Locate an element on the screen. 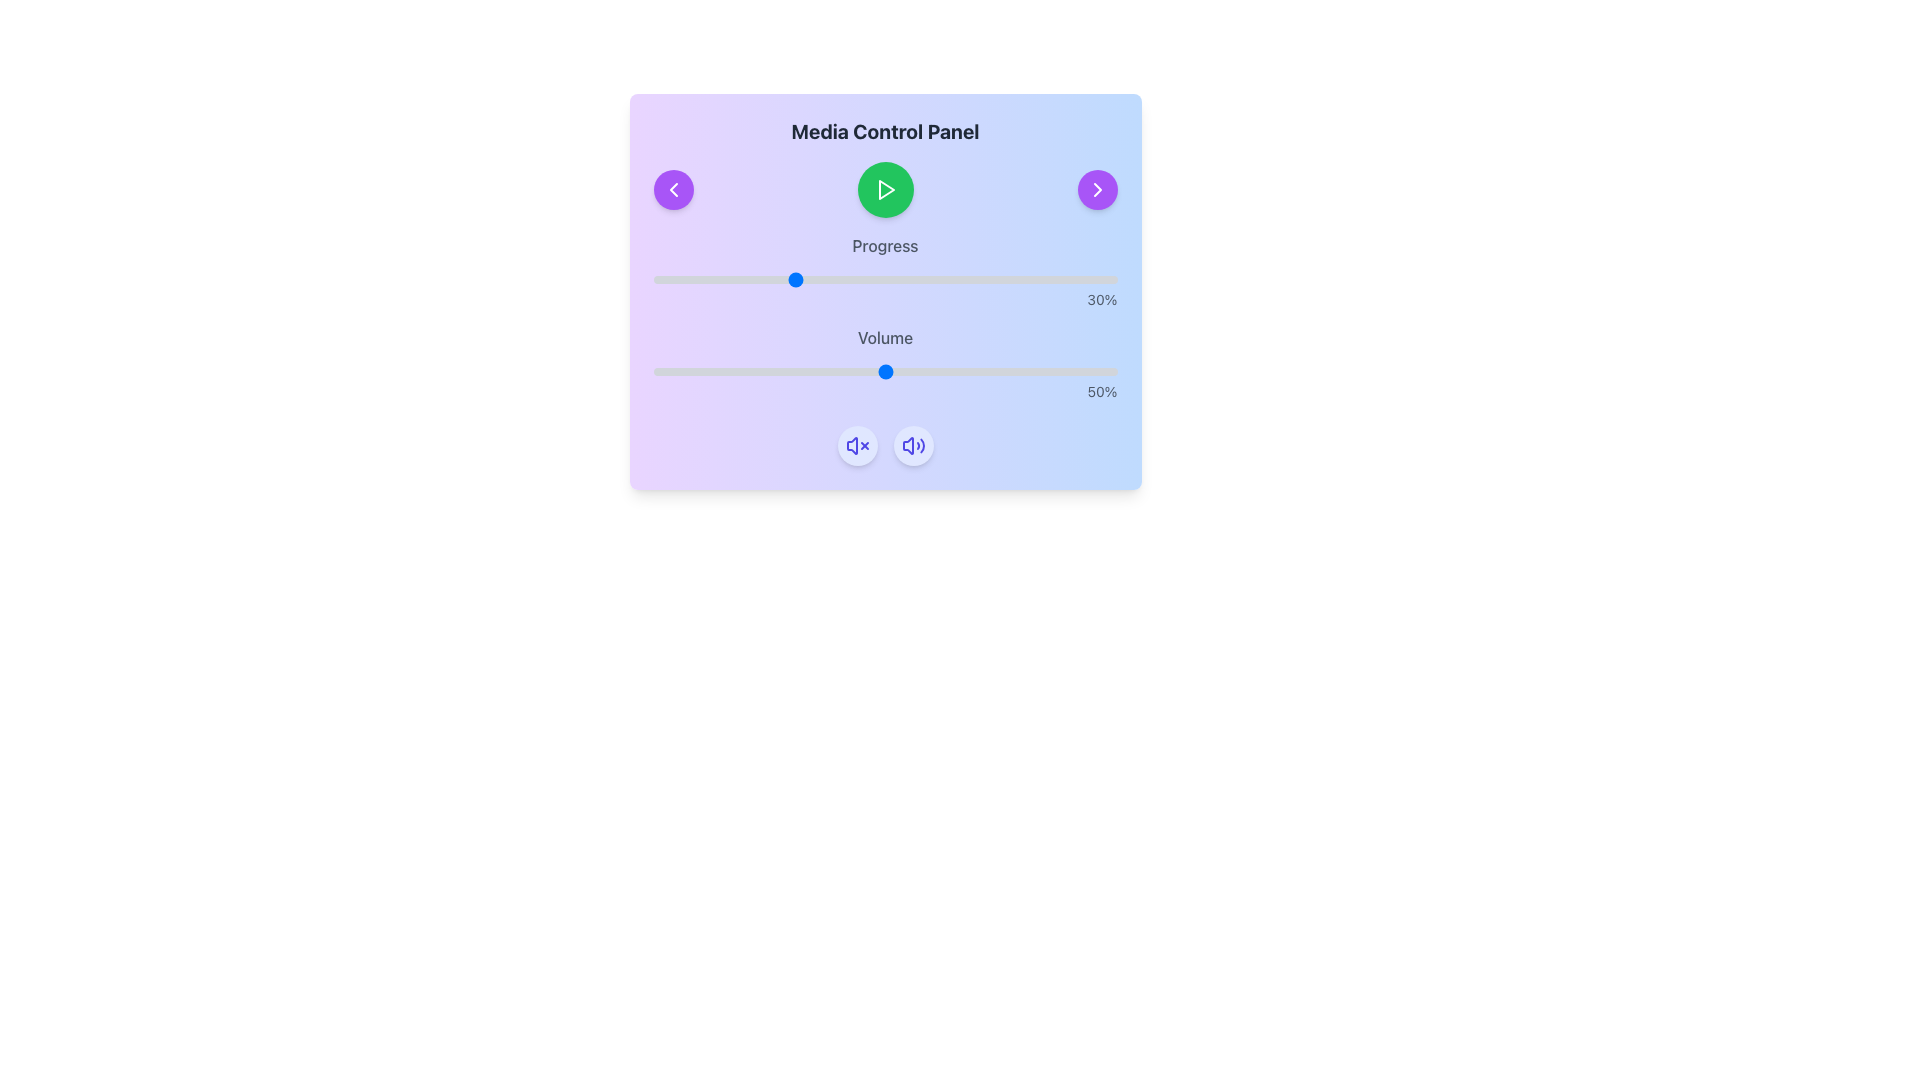  the Play Button, which is a green circular button containing a triangle play icon, located at the top-center of the media control interface is located at coordinates (884, 189).